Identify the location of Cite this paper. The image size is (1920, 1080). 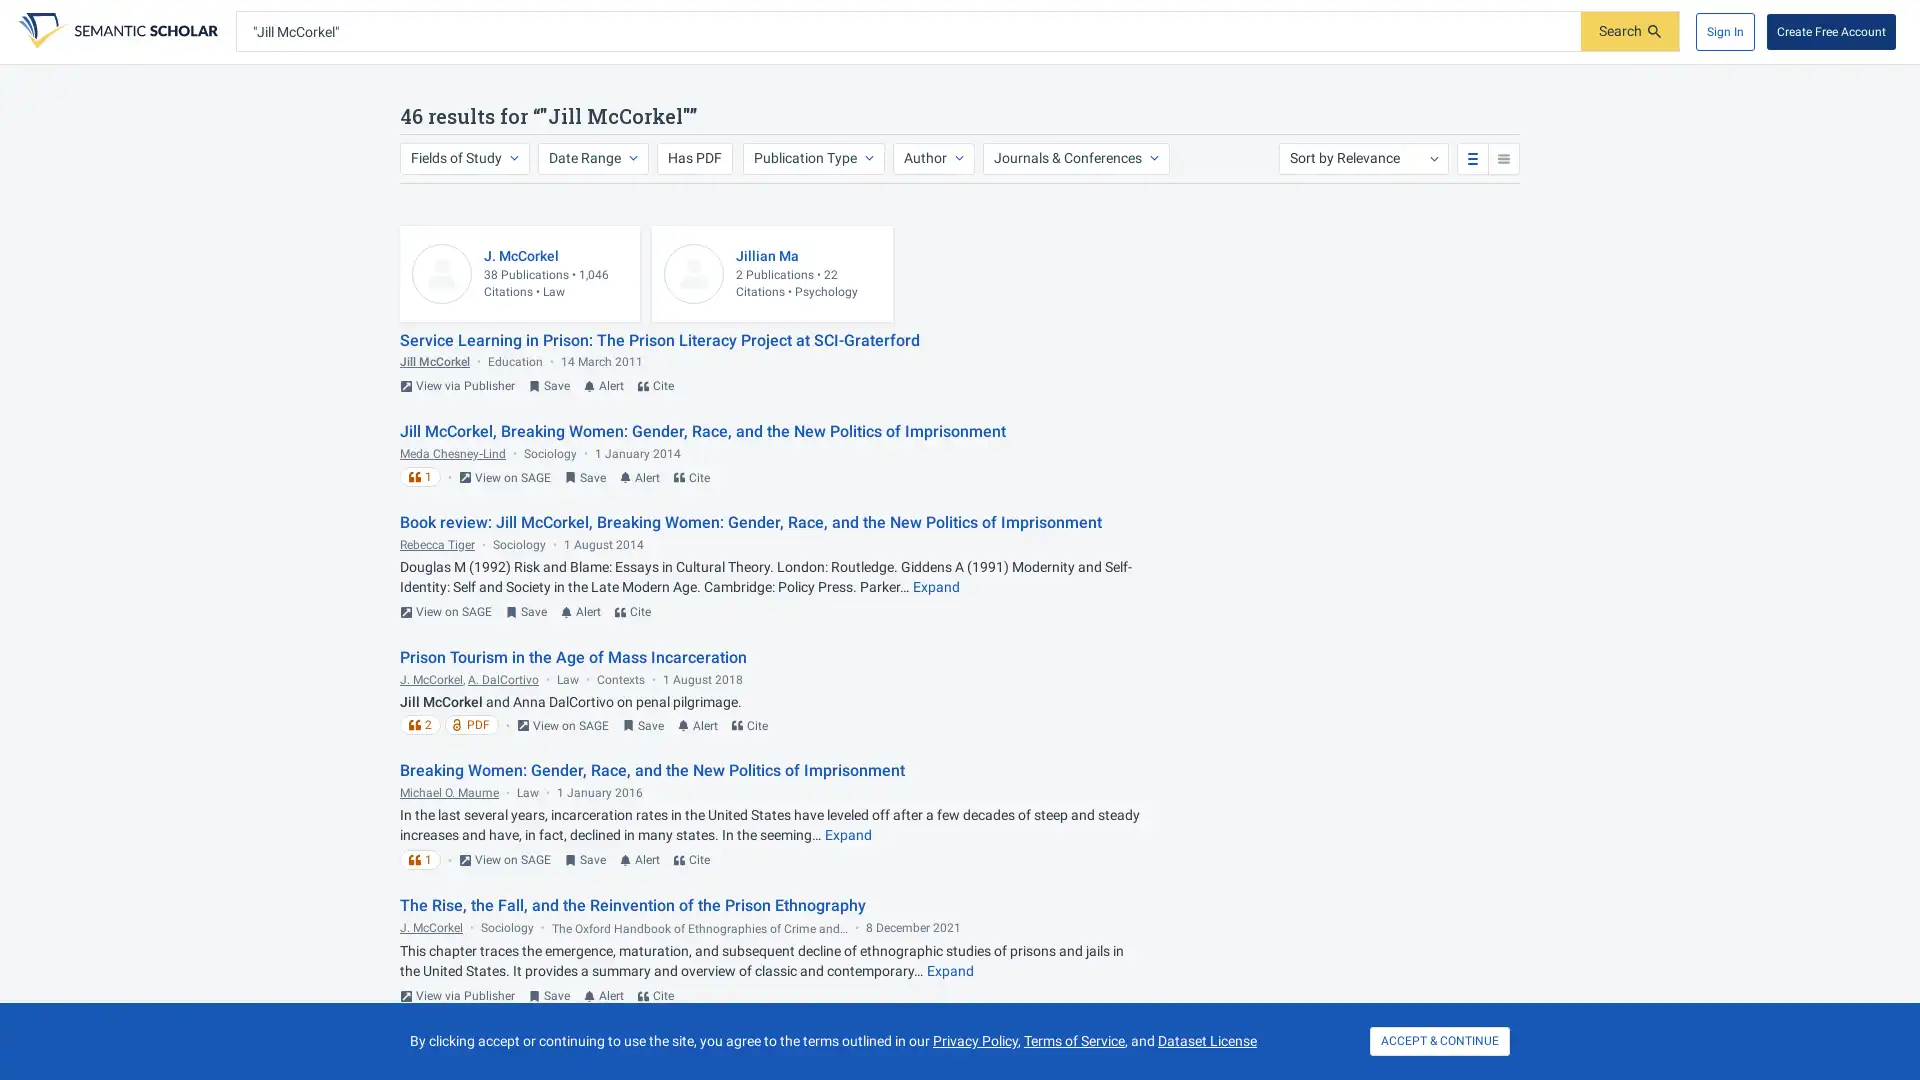
(748, 725).